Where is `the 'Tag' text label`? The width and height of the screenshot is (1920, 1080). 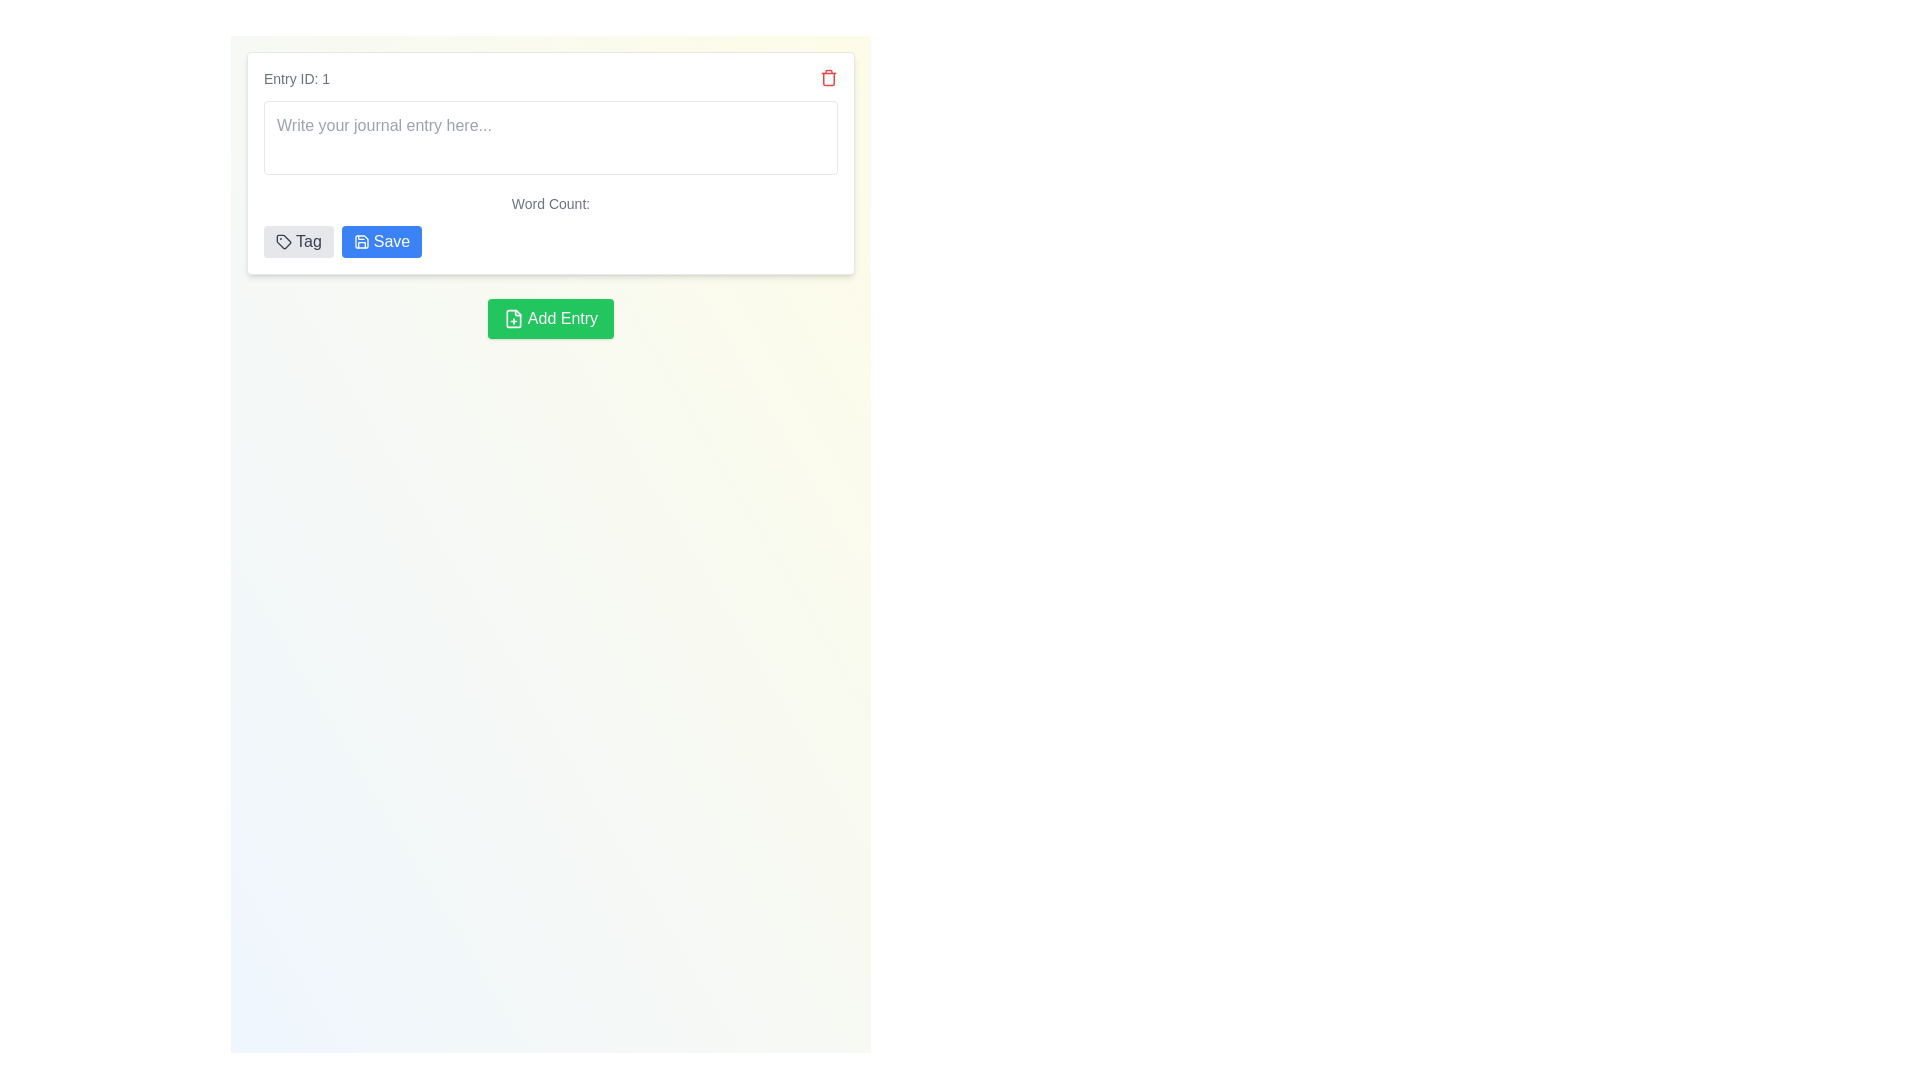
the 'Tag' text label is located at coordinates (307, 241).